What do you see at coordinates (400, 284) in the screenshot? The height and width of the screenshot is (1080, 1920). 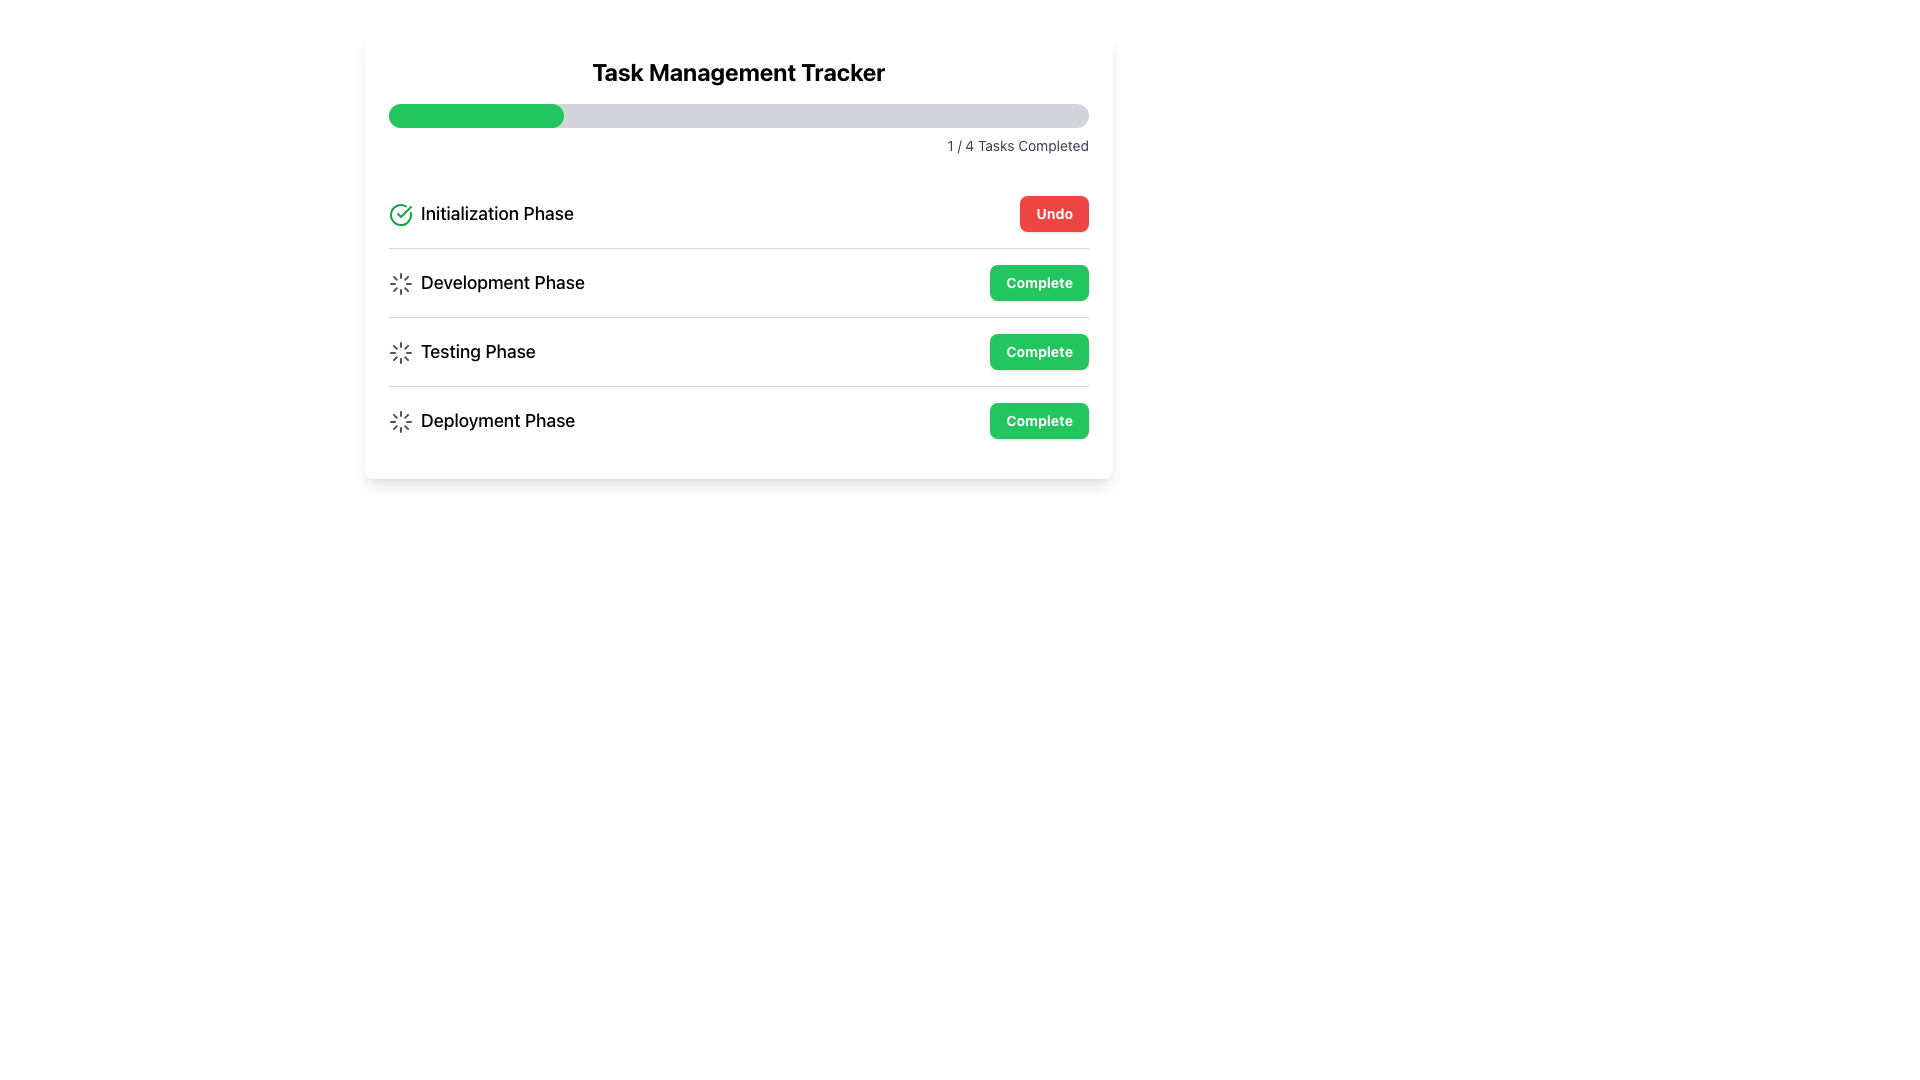 I see `the 'Development Phase' status icon, which is positioned to the left of the text indicating 'Development Phase' in the task management interface` at bounding box center [400, 284].